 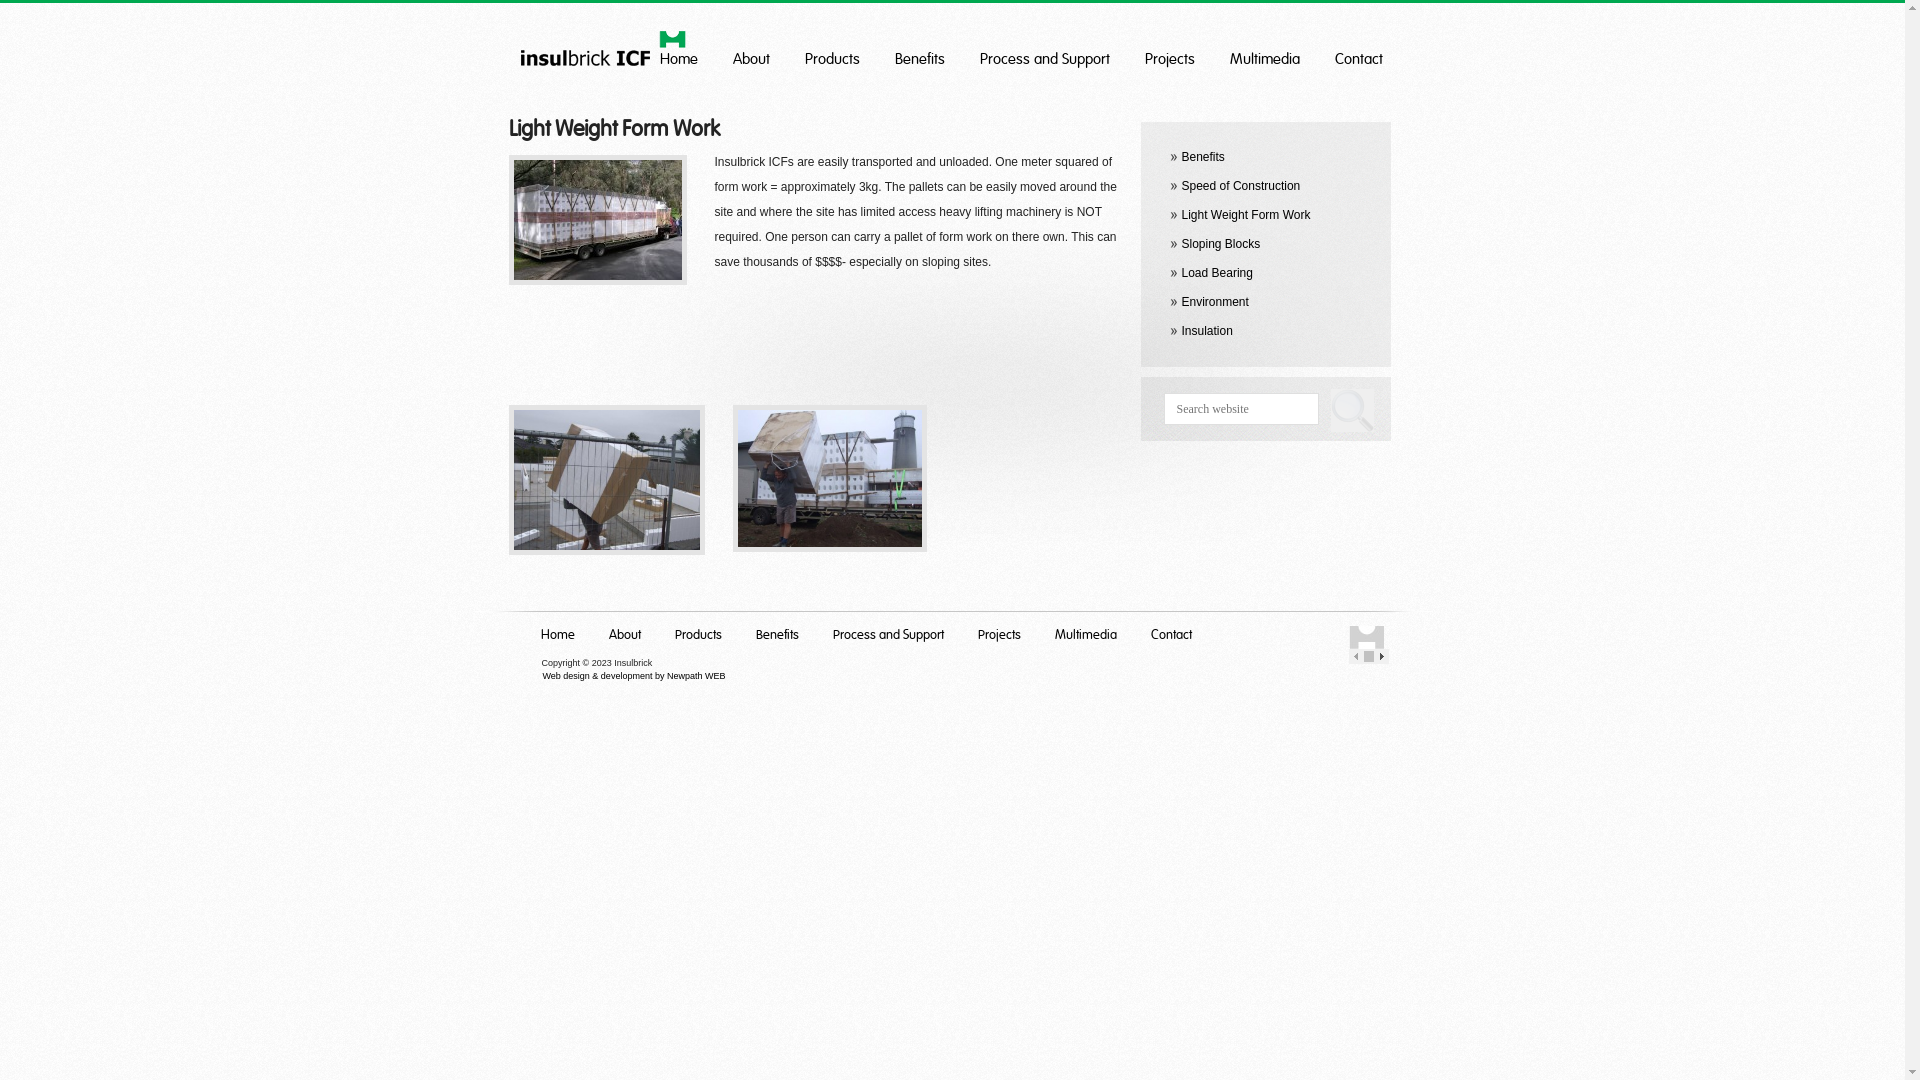 What do you see at coordinates (1084, 630) in the screenshot?
I see `'Multimedia'` at bounding box center [1084, 630].